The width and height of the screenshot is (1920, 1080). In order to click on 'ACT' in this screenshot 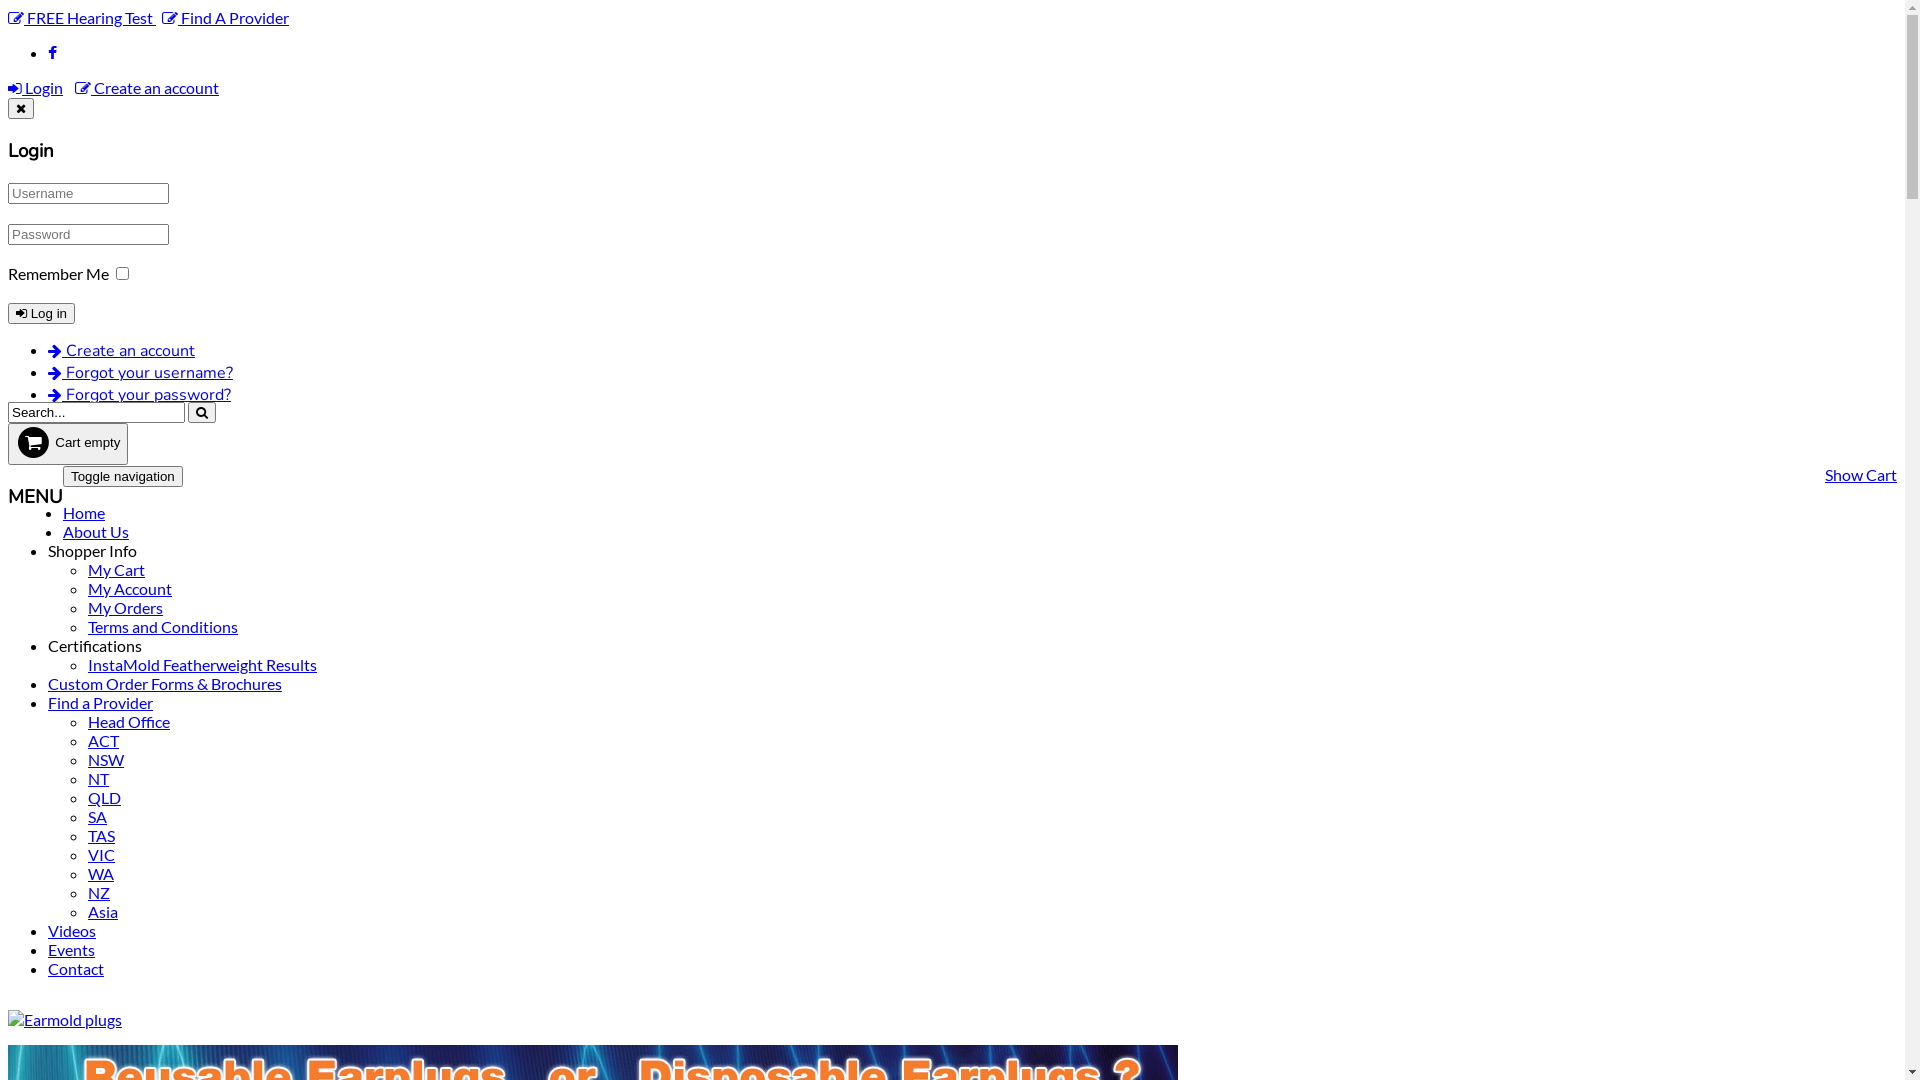, I will do `click(102, 740)`.